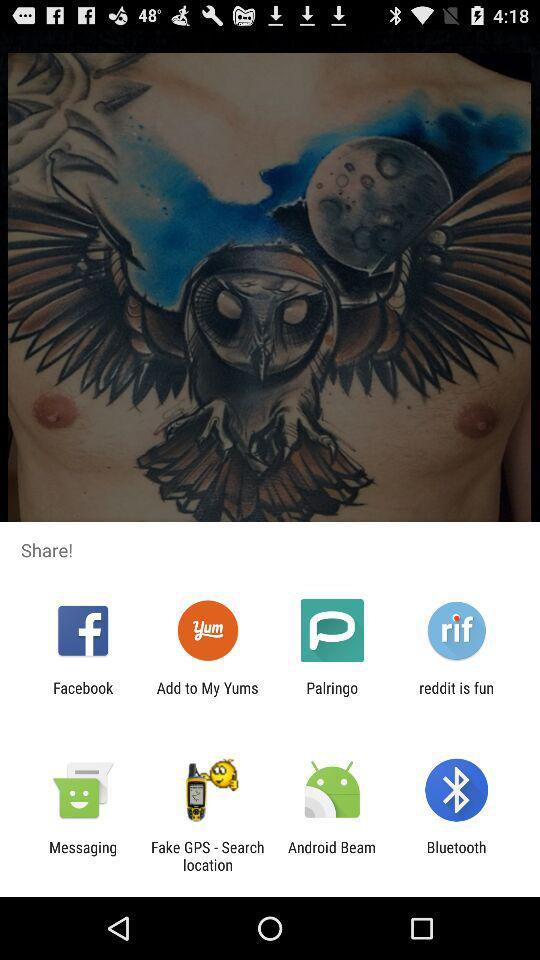 The height and width of the screenshot is (960, 540). What do you see at coordinates (332, 855) in the screenshot?
I see `icon to the left of the bluetooth icon` at bounding box center [332, 855].